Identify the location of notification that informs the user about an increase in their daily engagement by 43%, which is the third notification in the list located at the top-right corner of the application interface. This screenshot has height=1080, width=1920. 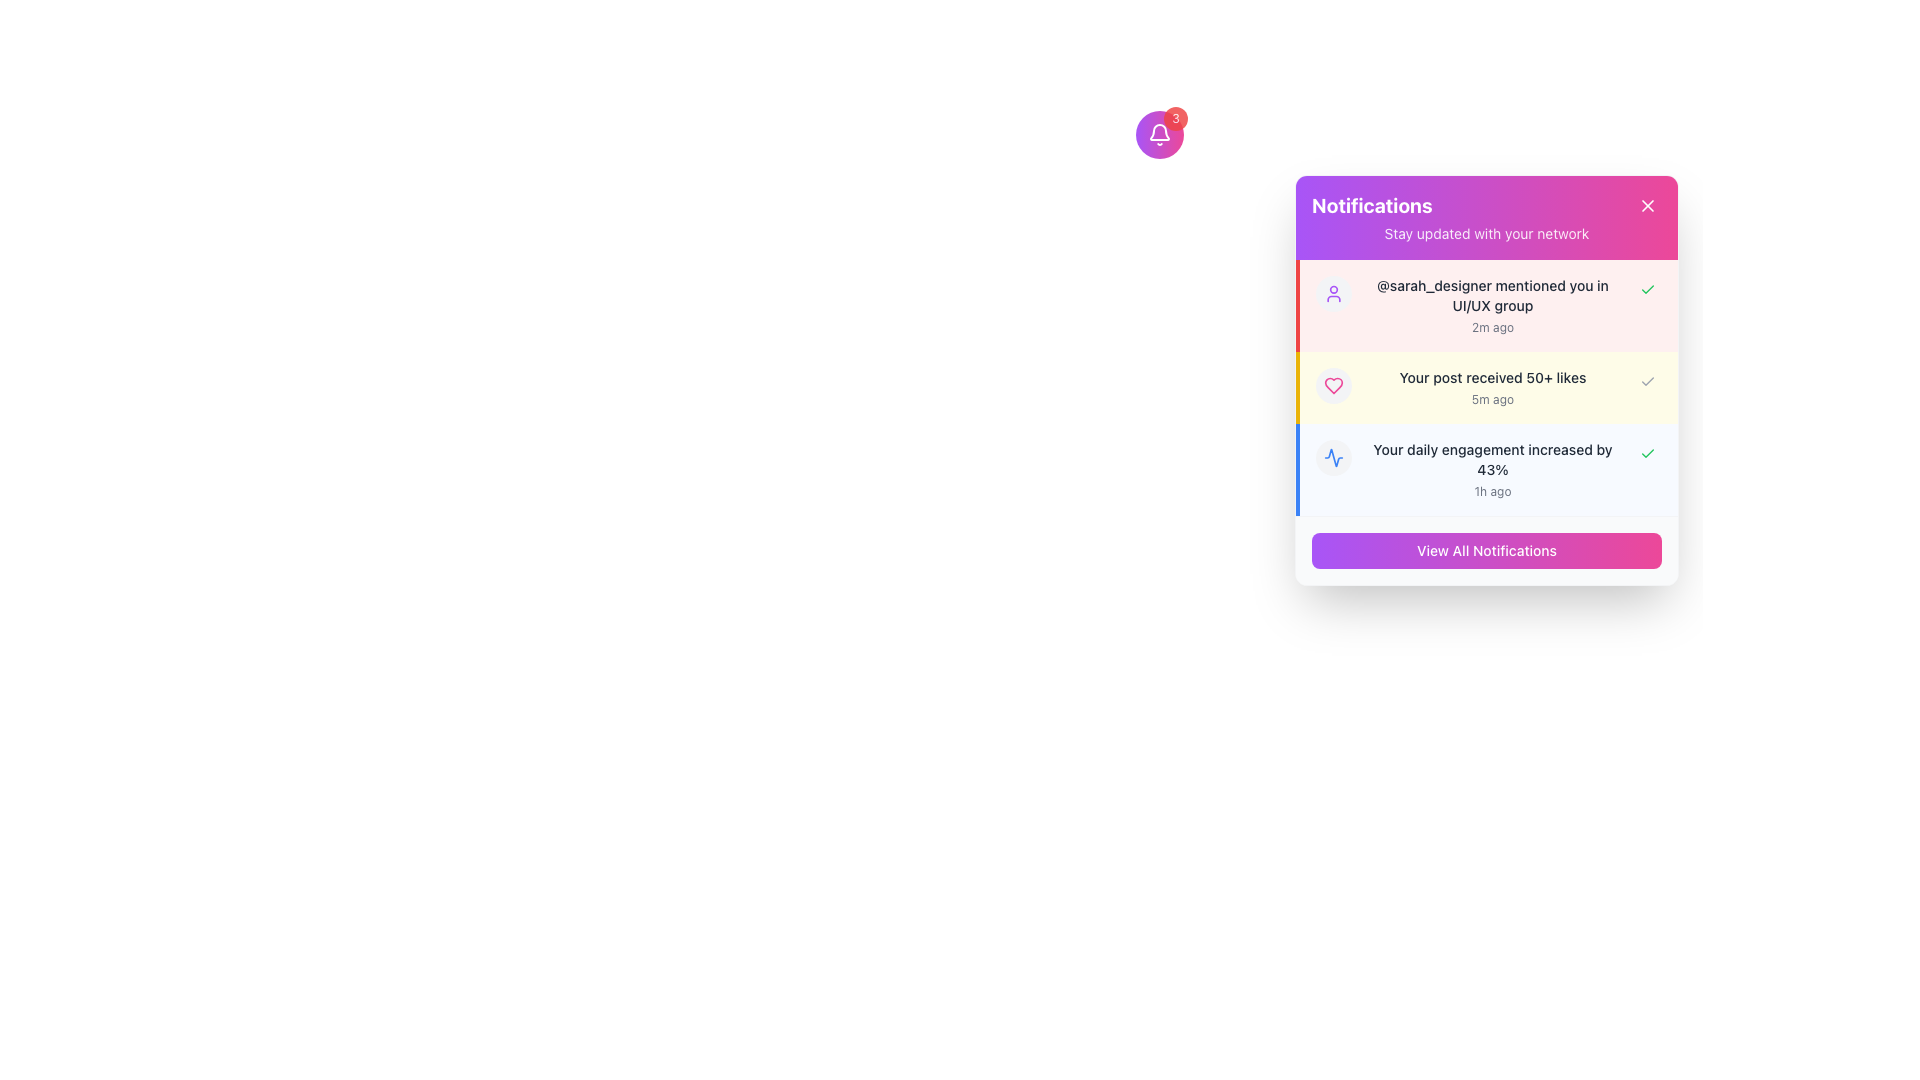
(1488, 470).